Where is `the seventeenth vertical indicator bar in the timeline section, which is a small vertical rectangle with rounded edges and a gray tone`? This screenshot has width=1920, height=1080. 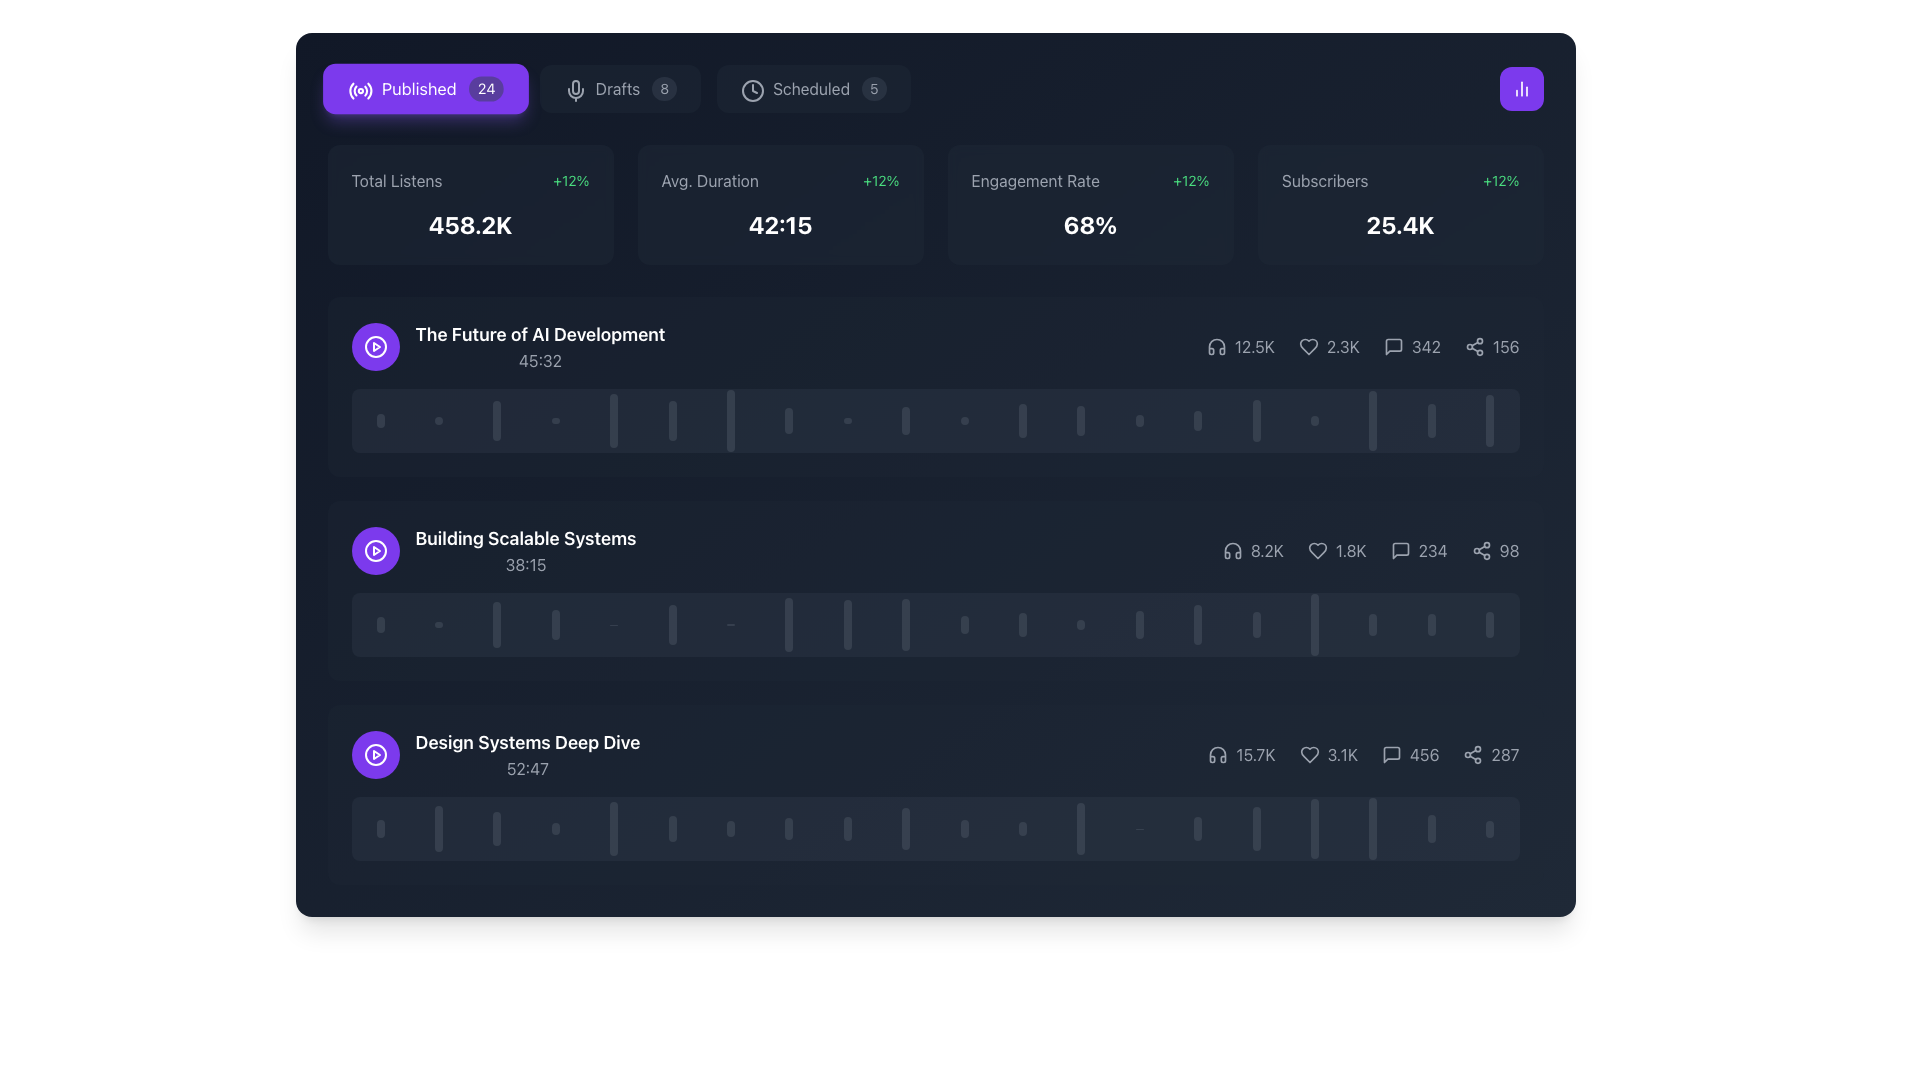 the seventeenth vertical indicator bar in the timeline section, which is a small vertical rectangle with rounded edges and a gray tone is located at coordinates (1315, 419).